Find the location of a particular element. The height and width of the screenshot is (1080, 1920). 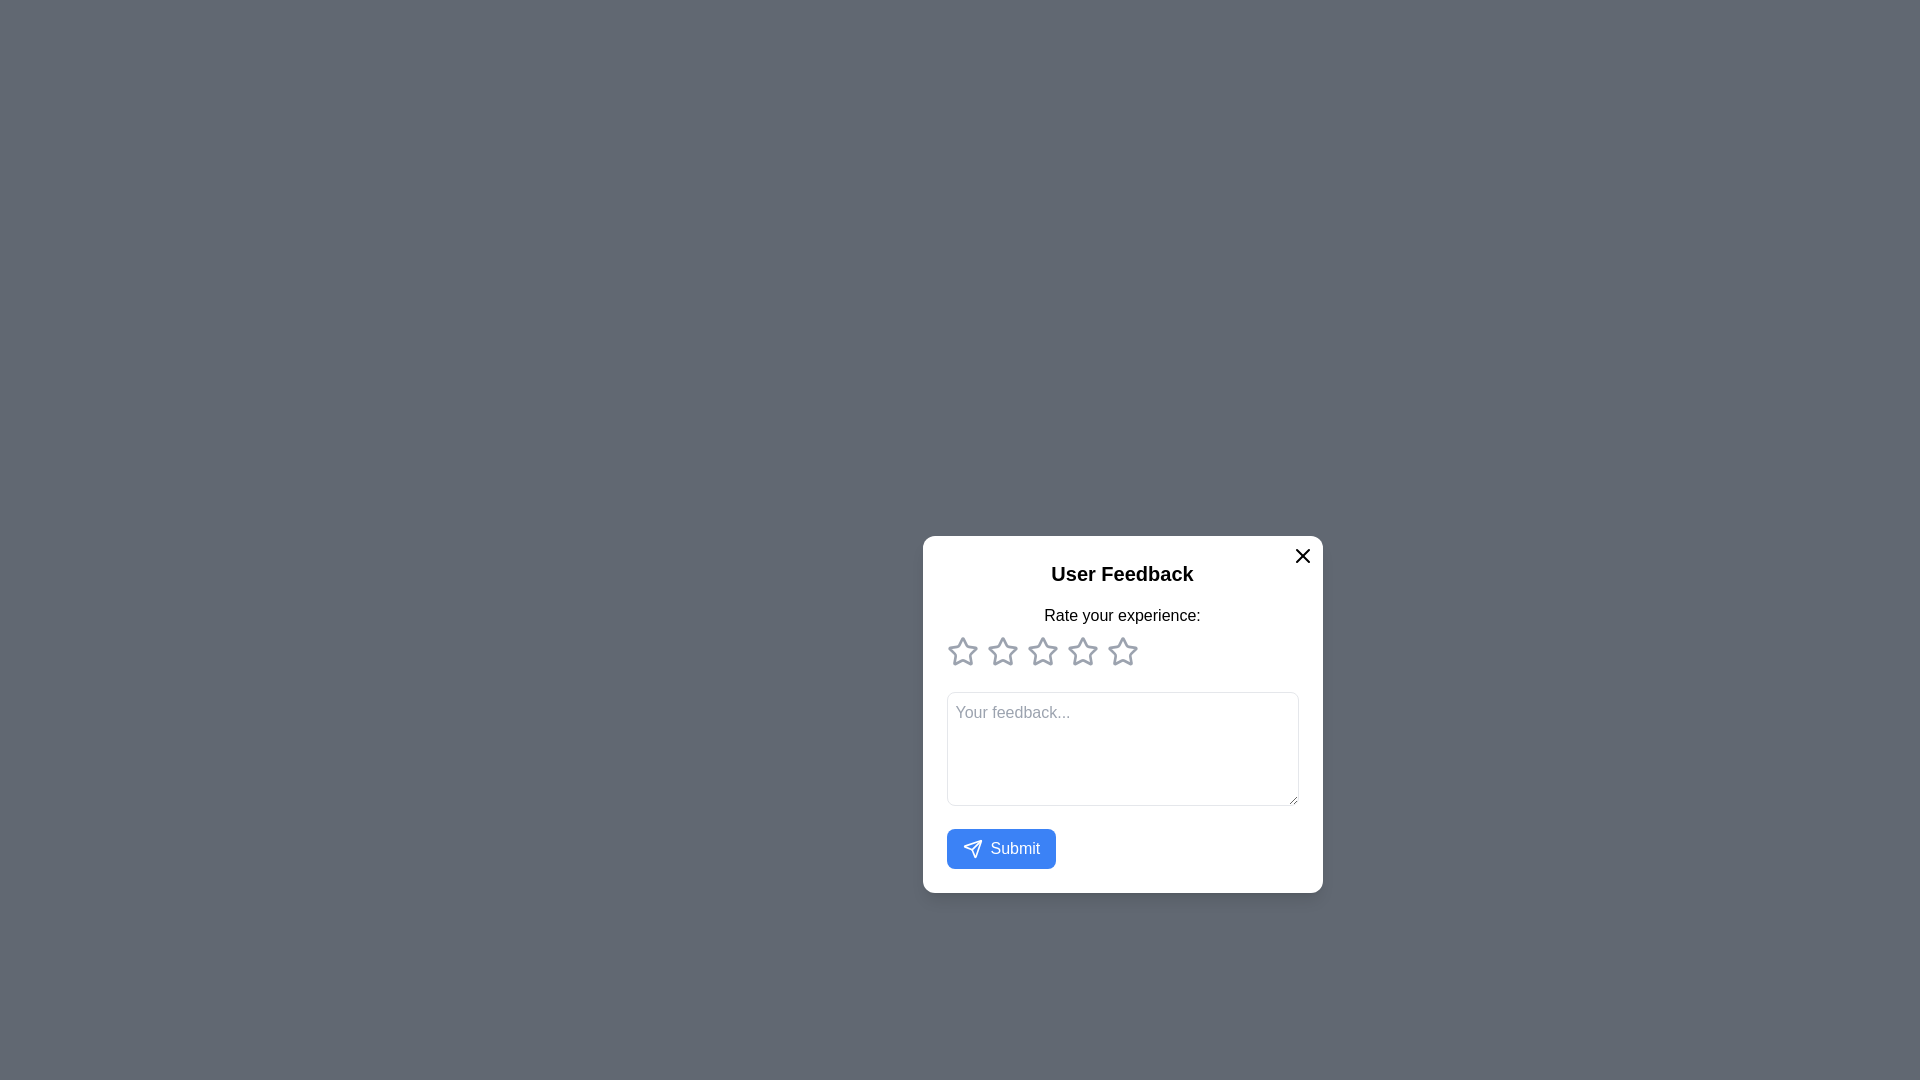

the prominent 'User Feedback' text label displayed in a bold font at the top of the popup dialog is located at coordinates (1122, 573).